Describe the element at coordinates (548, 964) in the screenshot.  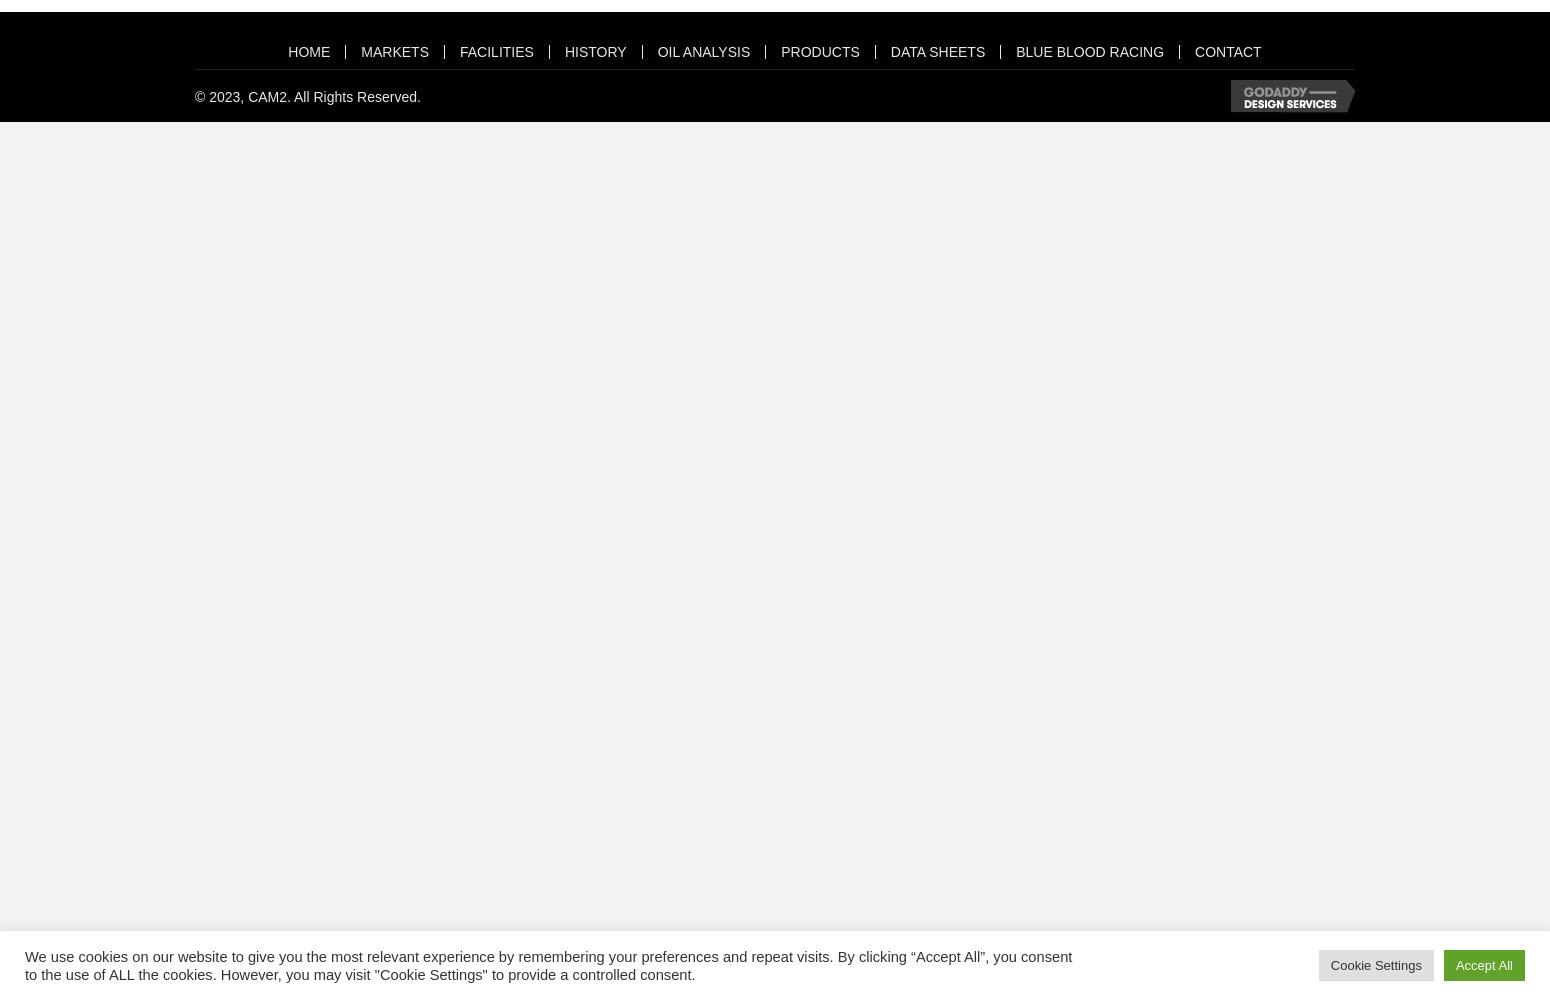
I see `'We use cookies on our website to give you the most relevant experience by remembering your preferences and repeat visits. By clicking “Accept All”, you consent to the use of ALL the cookies. However, you may visit "Cookie Settings" to provide a controlled consent.'` at that location.